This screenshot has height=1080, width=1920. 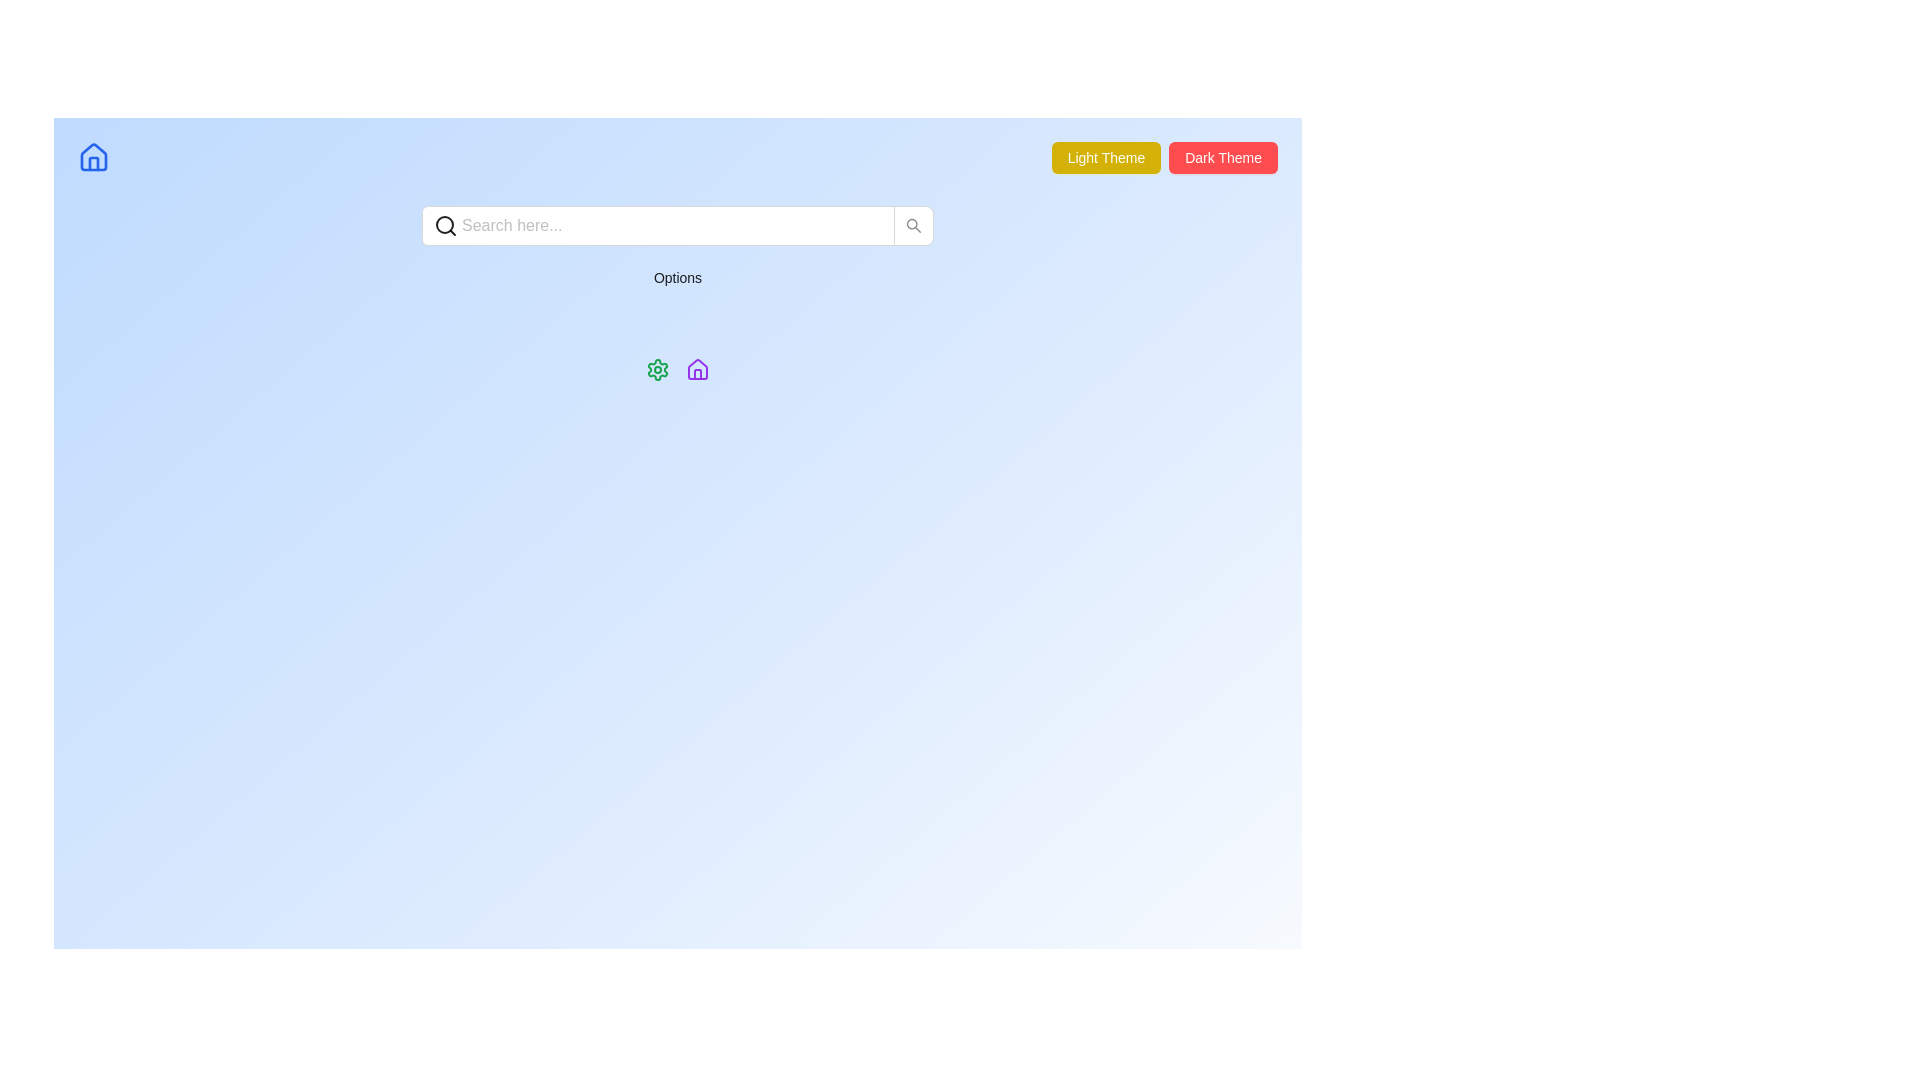 What do you see at coordinates (657, 370) in the screenshot?
I see `the green cogwheel icon, which is centrally positioned below the search bar and next to the 'Options' text` at bounding box center [657, 370].